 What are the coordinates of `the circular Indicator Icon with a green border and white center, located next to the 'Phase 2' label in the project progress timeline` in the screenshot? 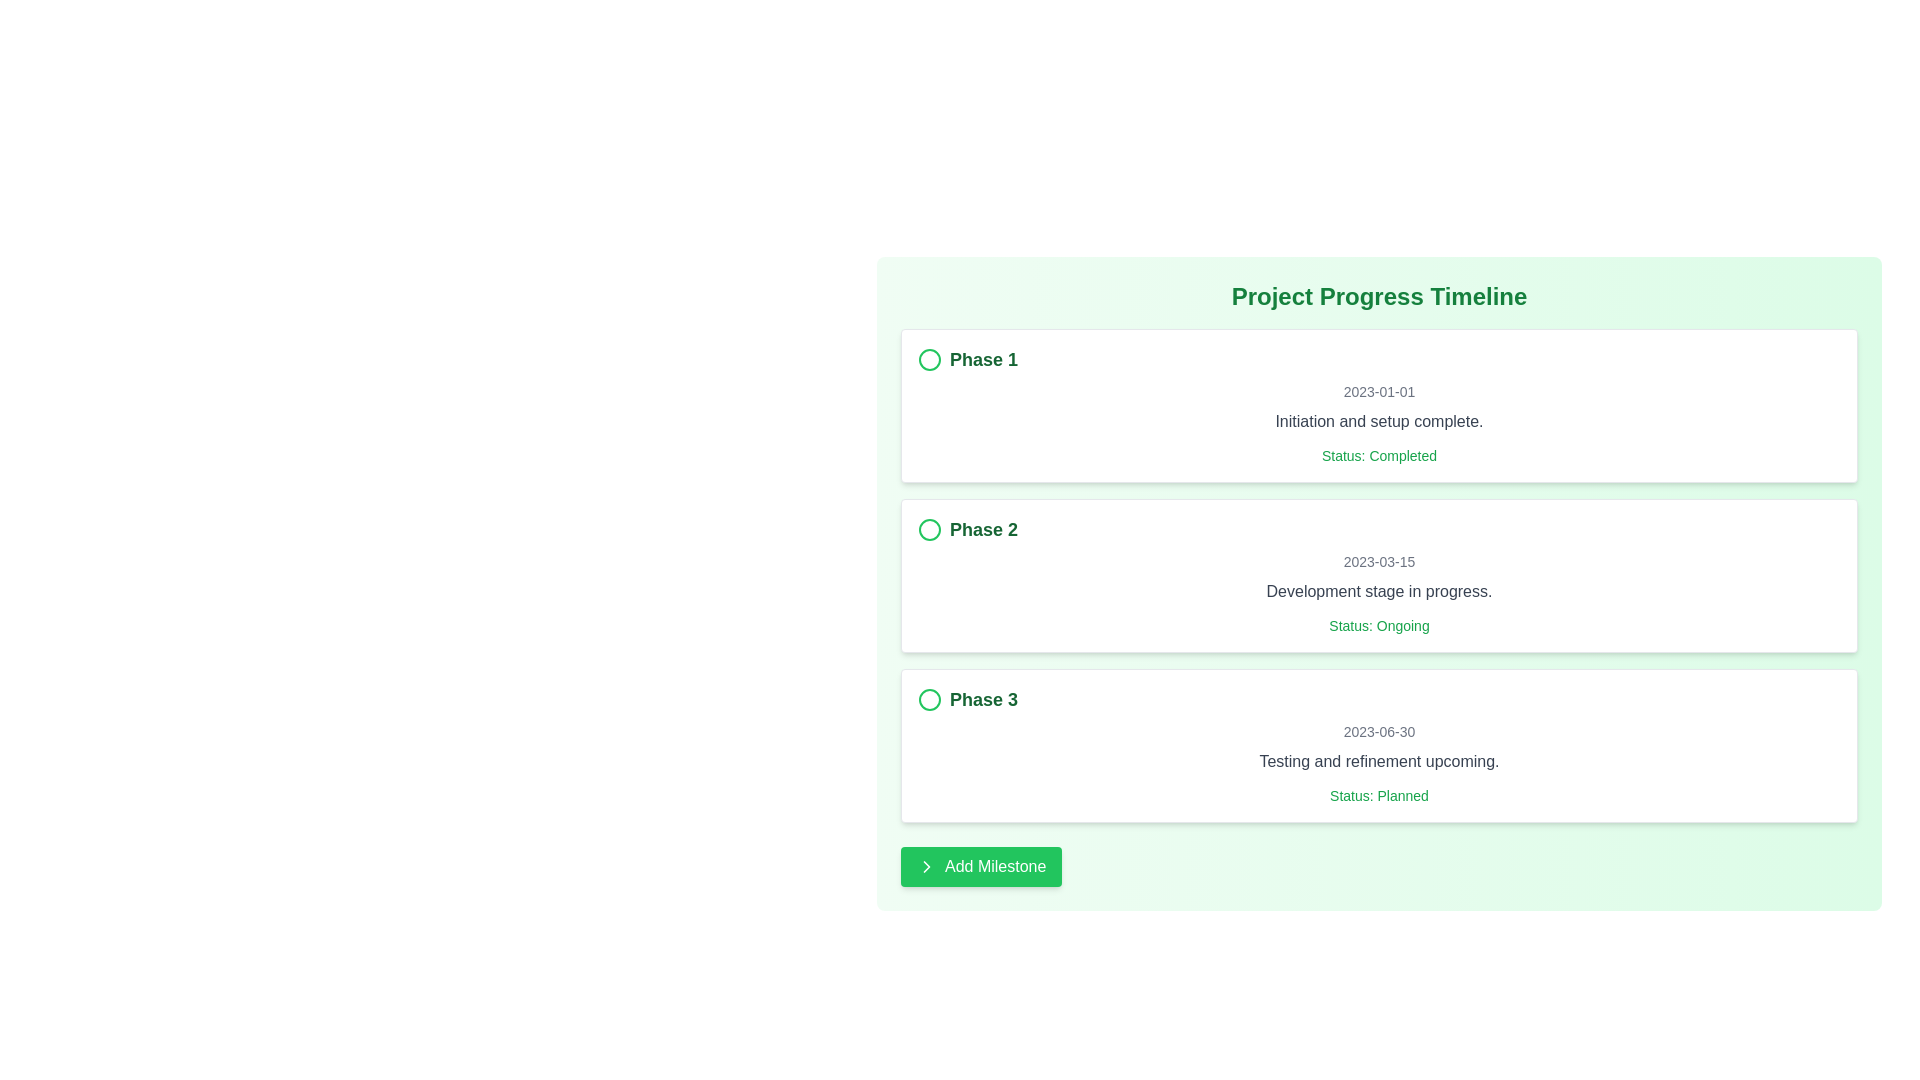 It's located at (929, 528).